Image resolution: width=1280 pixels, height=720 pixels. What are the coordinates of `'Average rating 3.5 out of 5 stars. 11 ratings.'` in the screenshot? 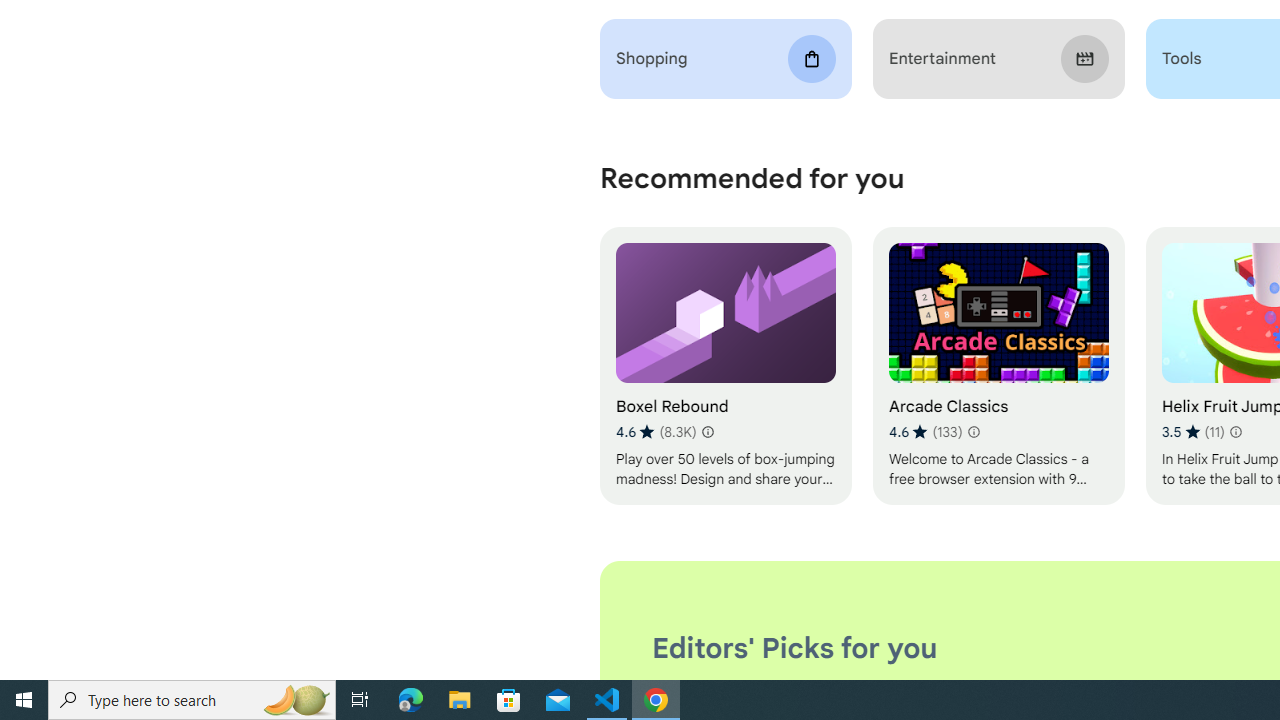 It's located at (1192, 431).